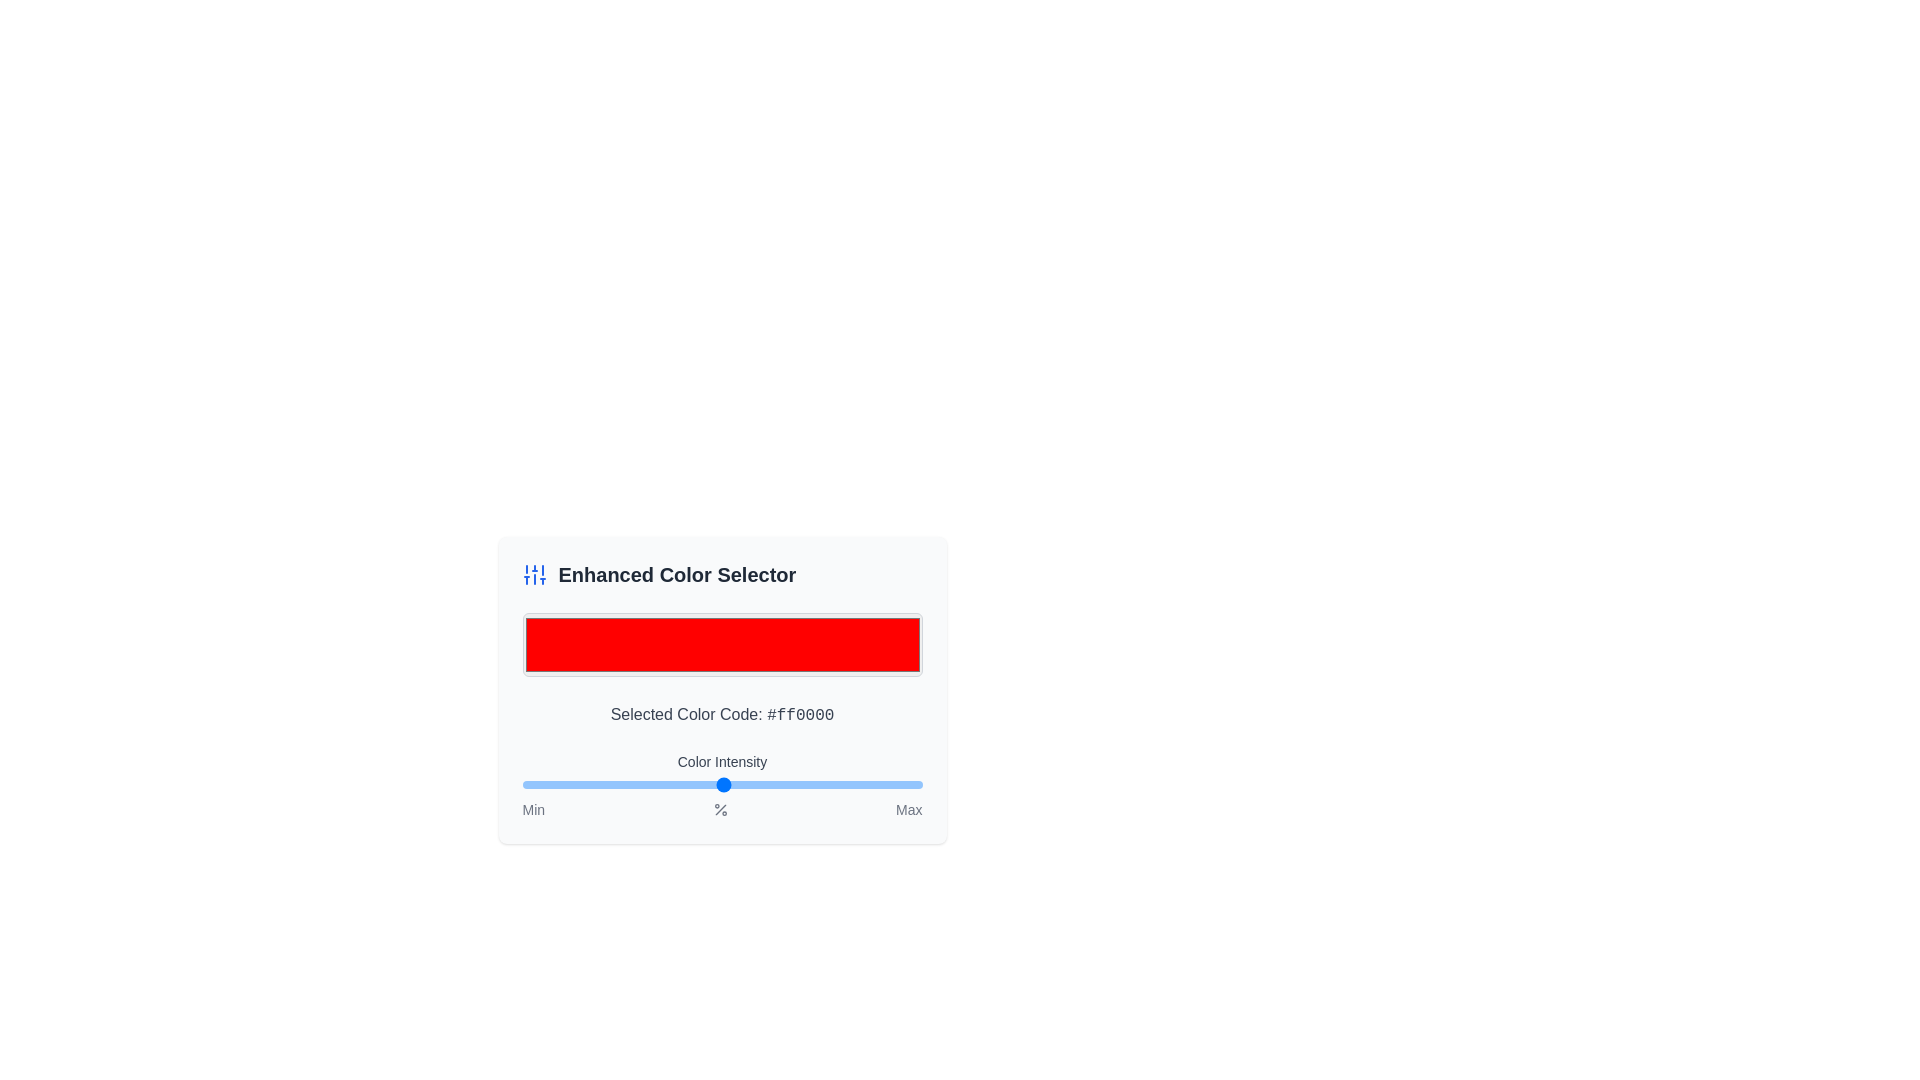 The image size is (1920, 1080). What do you see at coordinates (800, 715) in the screenshot?
I see `the static text label displaying the currently selected color code '#ff0000', which is non-interactive and serves as an informational display` at bounding box center [800, 715].